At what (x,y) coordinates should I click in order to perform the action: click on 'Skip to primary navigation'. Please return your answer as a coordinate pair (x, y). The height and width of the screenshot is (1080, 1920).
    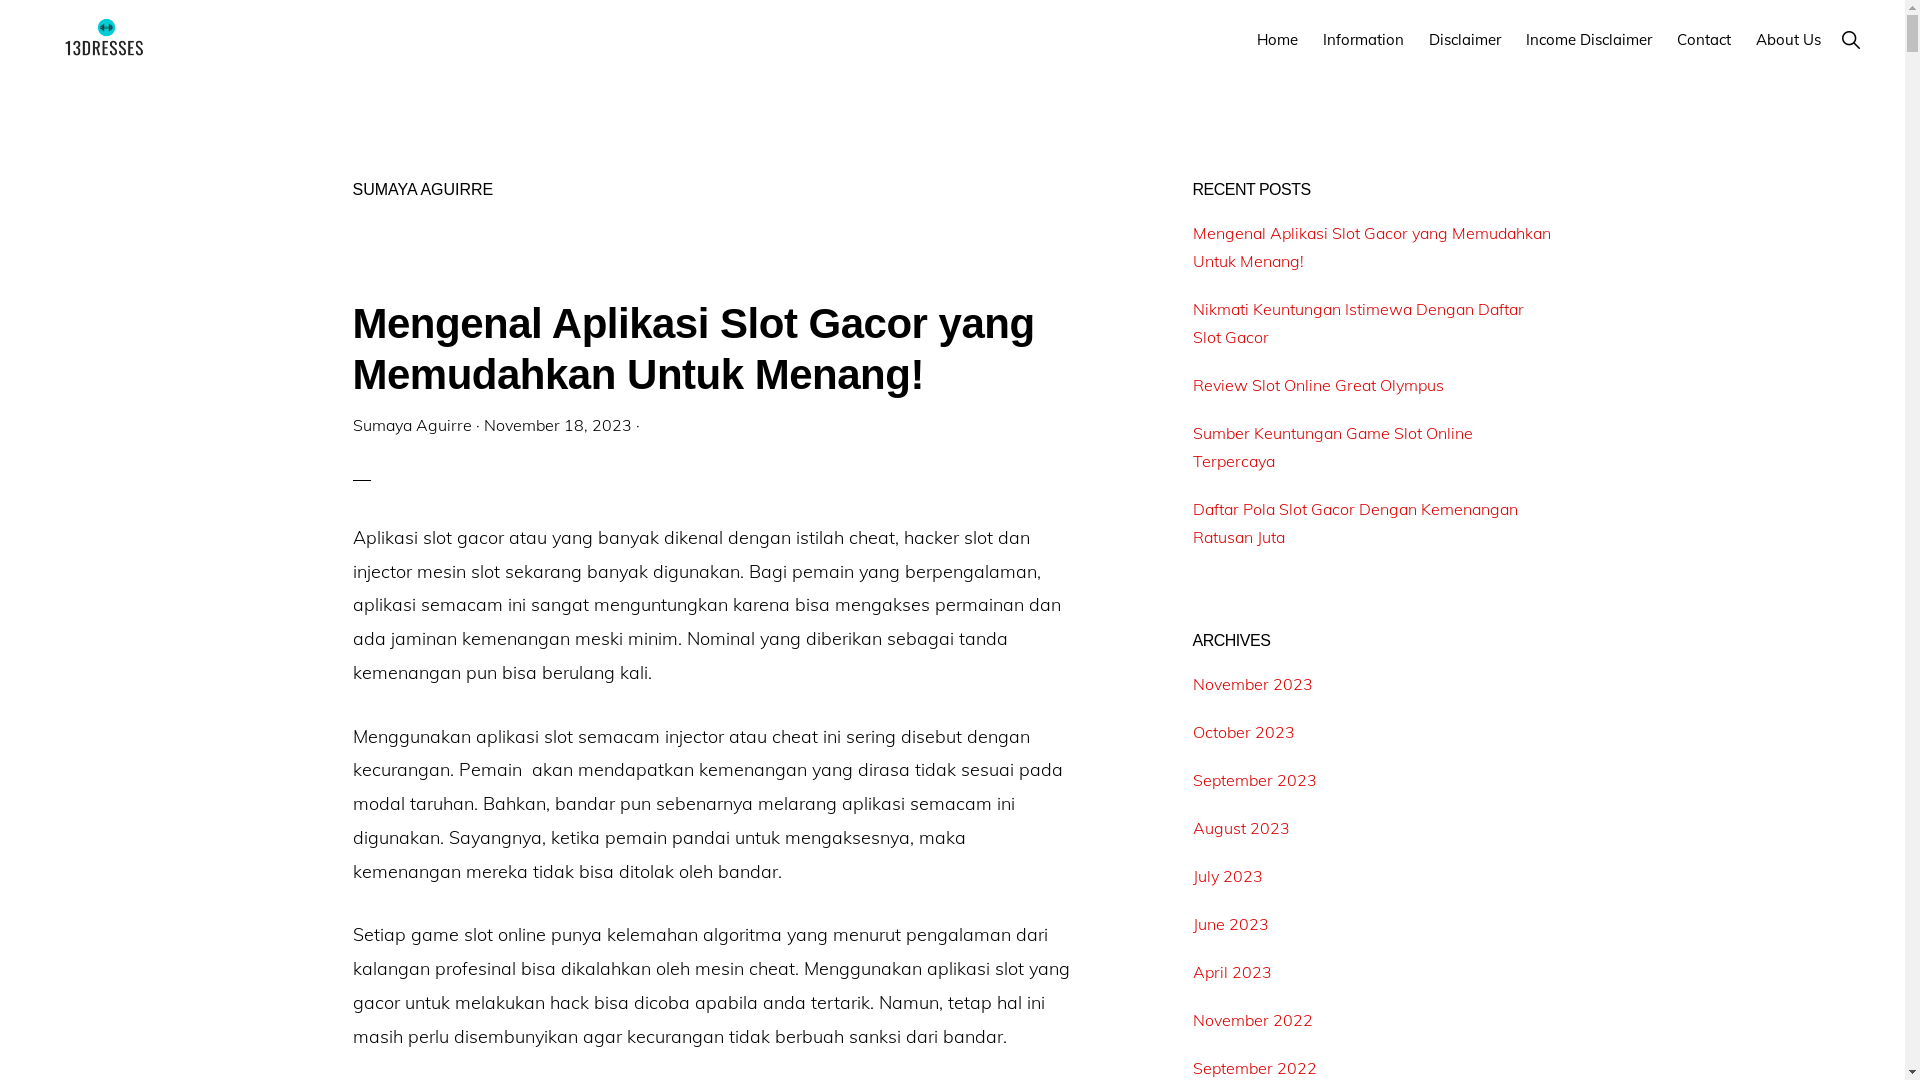
    Looking at the image, I should click on (0, 0).